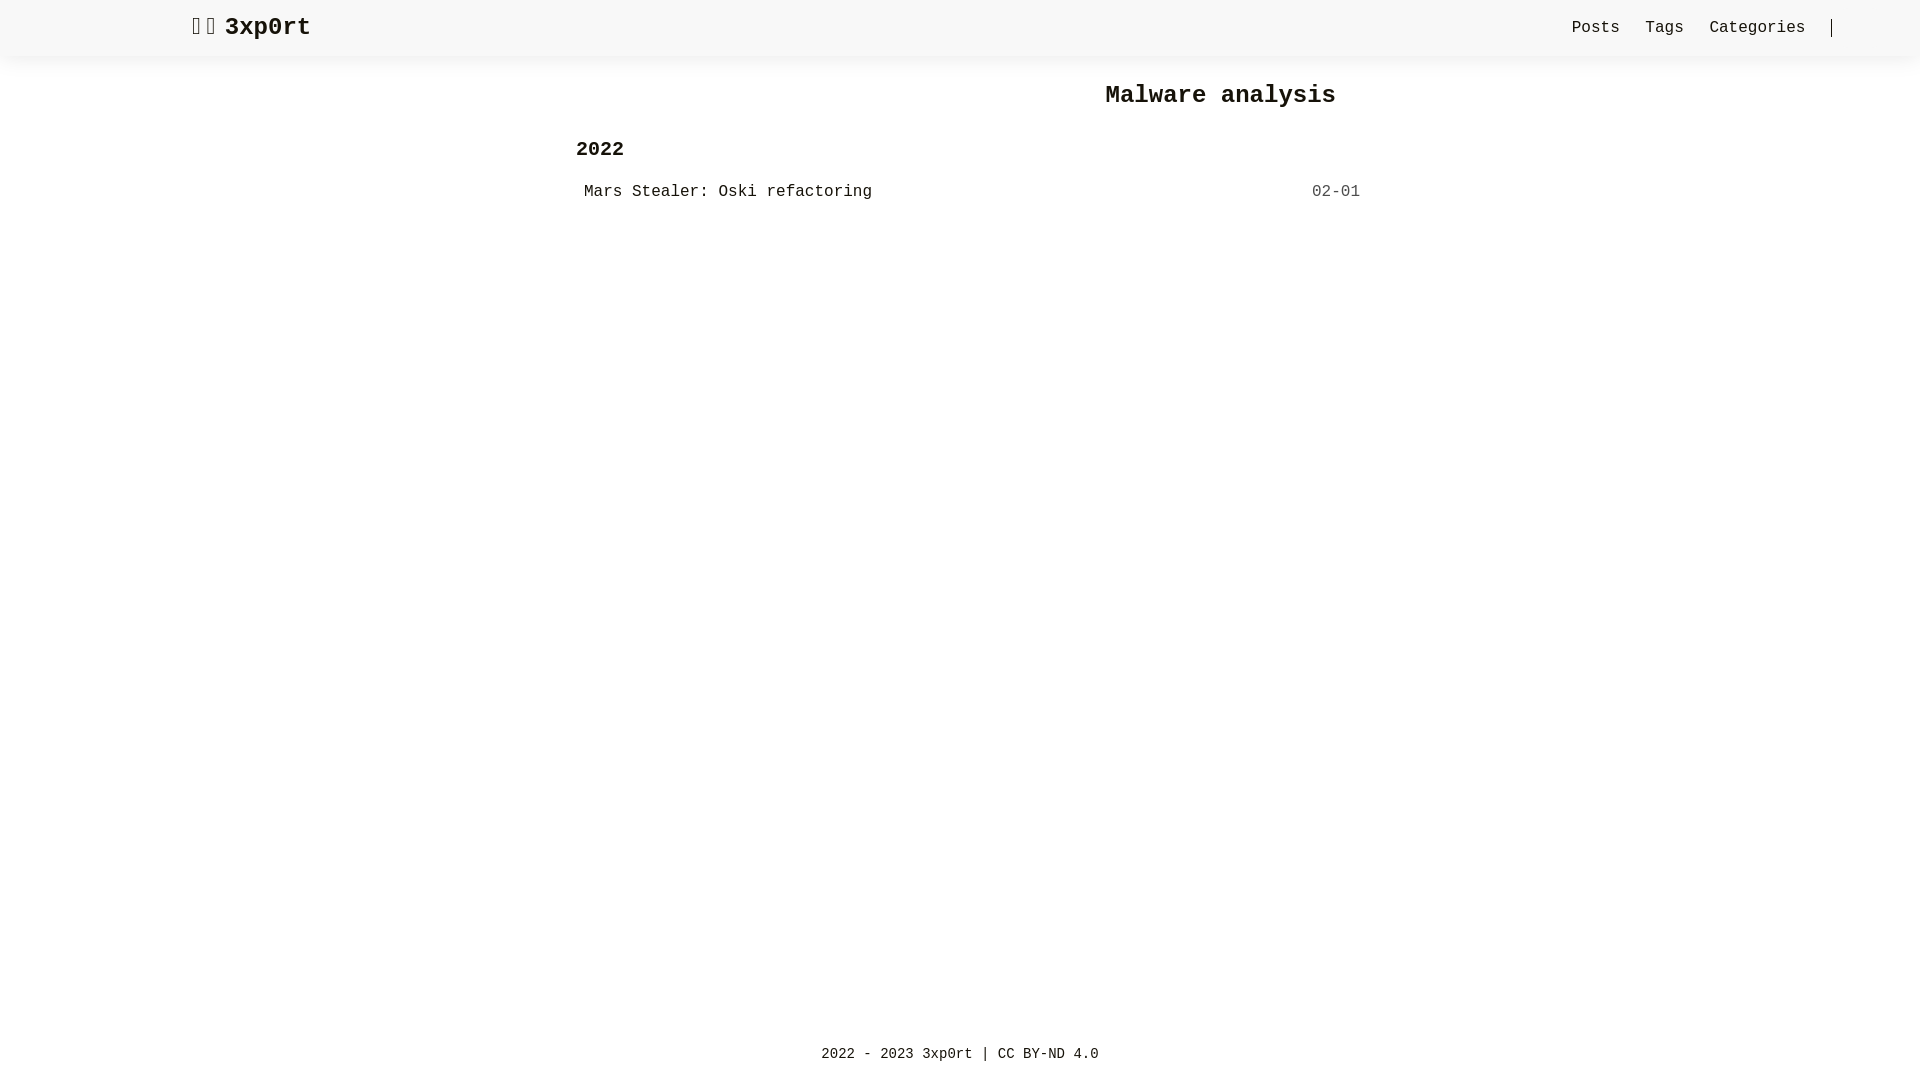  I want to click on 'CC BY-ND 4.0', so click(1047, 1052).